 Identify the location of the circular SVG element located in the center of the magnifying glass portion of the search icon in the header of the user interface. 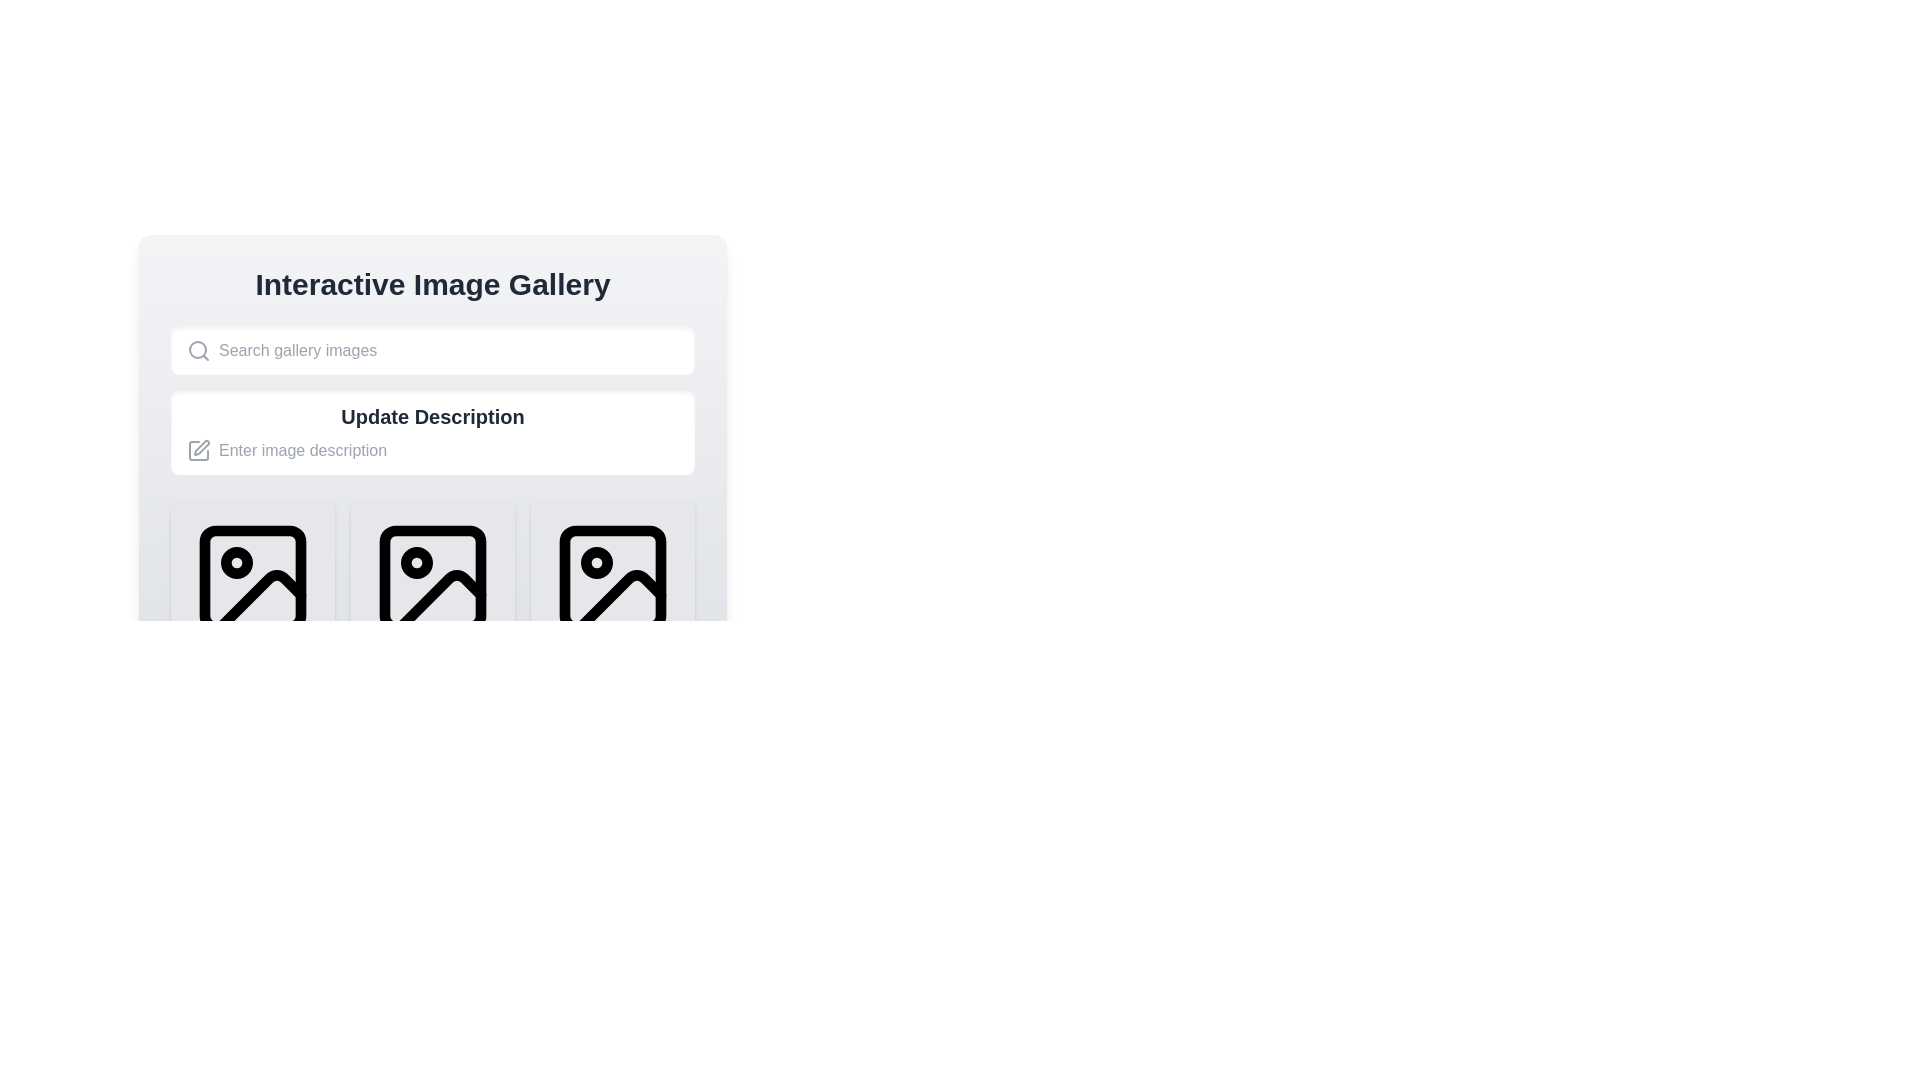
(197, 349).